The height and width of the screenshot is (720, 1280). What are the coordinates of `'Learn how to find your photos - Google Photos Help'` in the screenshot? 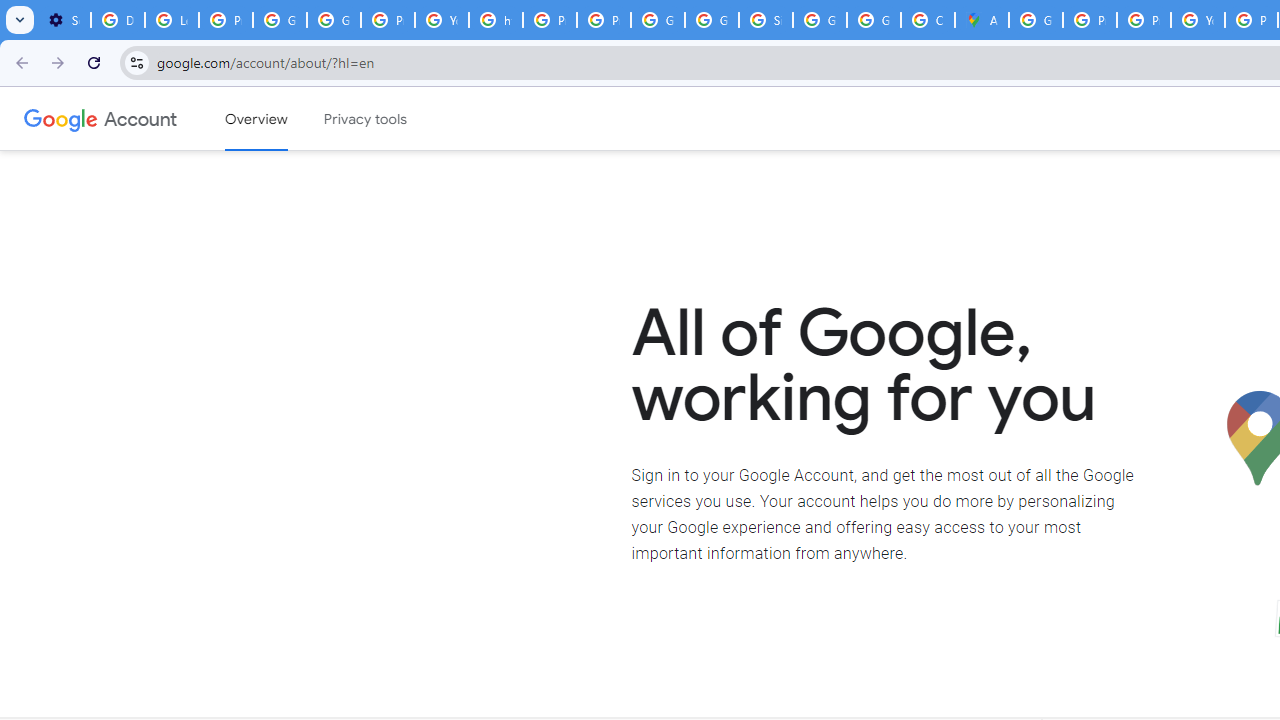 It's located at (171, 20).